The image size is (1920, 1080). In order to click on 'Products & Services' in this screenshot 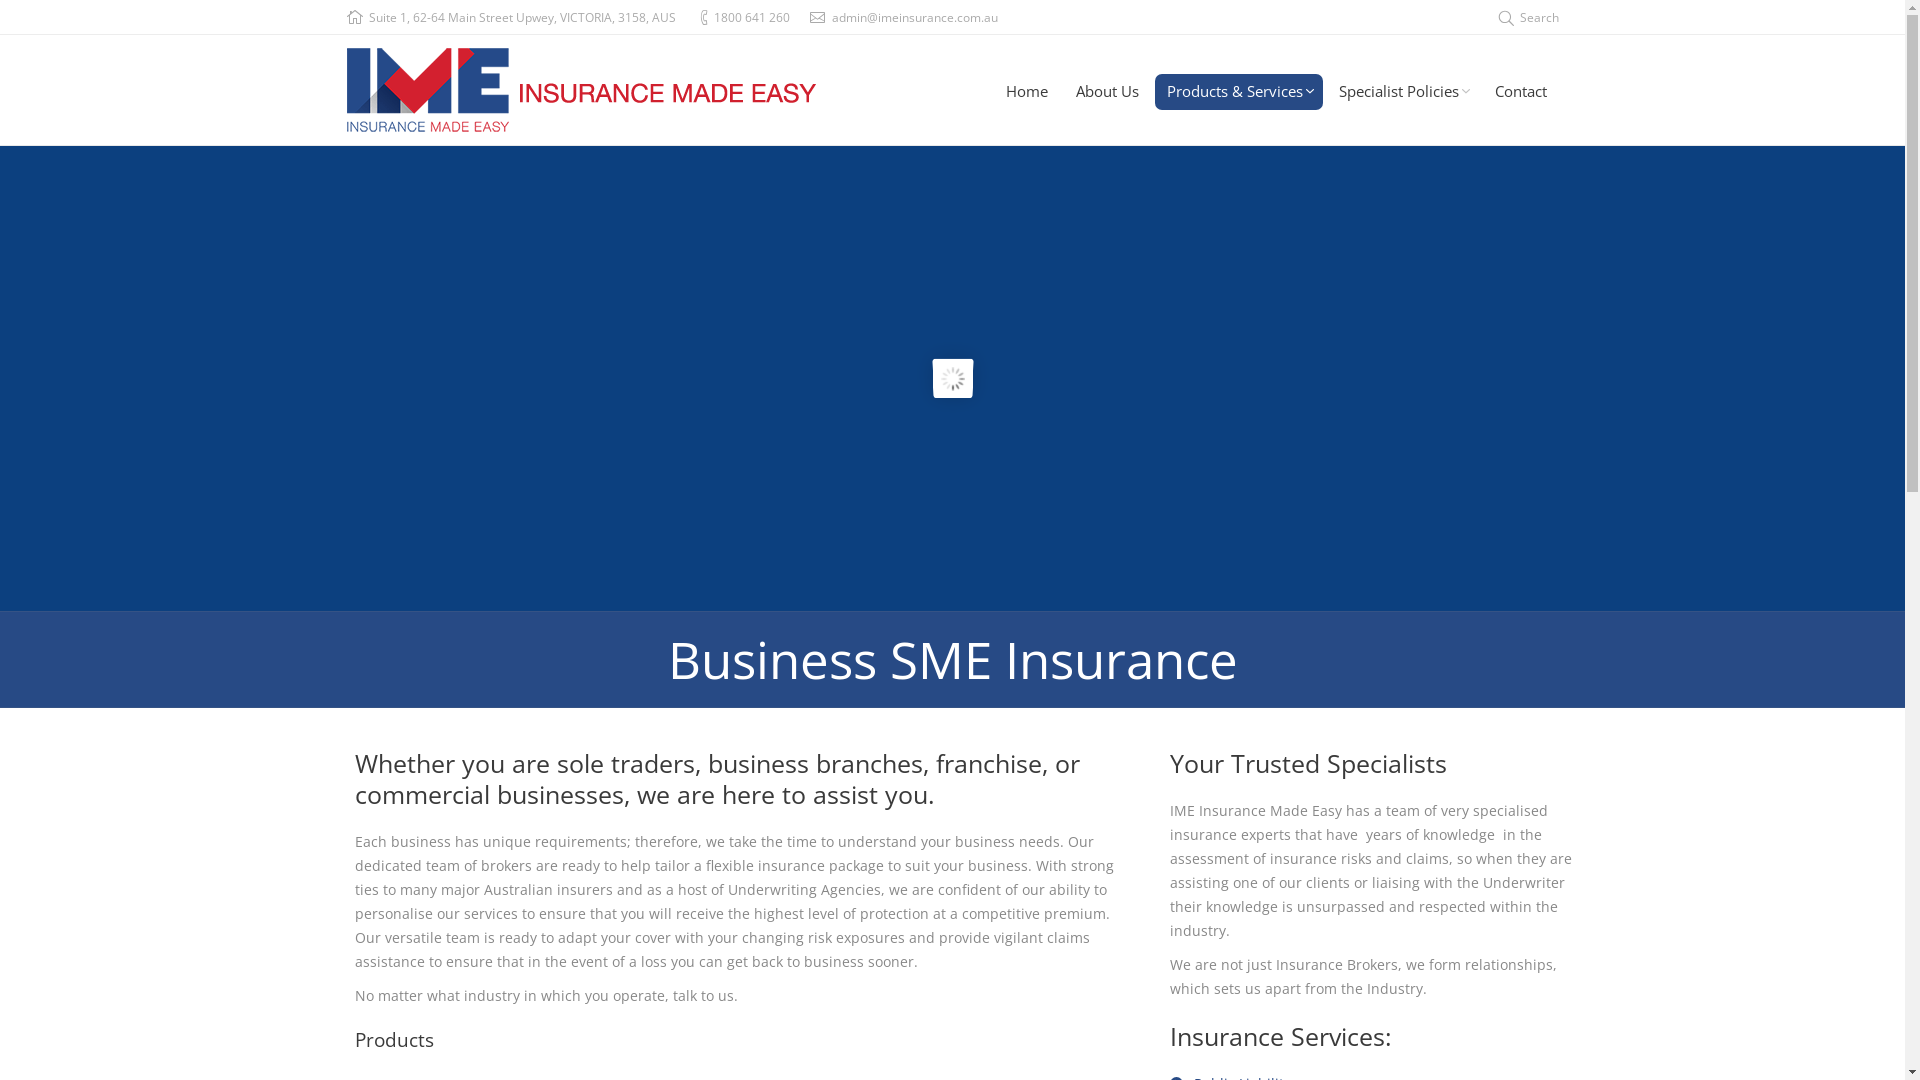, I will do `click(1153, 92)`.